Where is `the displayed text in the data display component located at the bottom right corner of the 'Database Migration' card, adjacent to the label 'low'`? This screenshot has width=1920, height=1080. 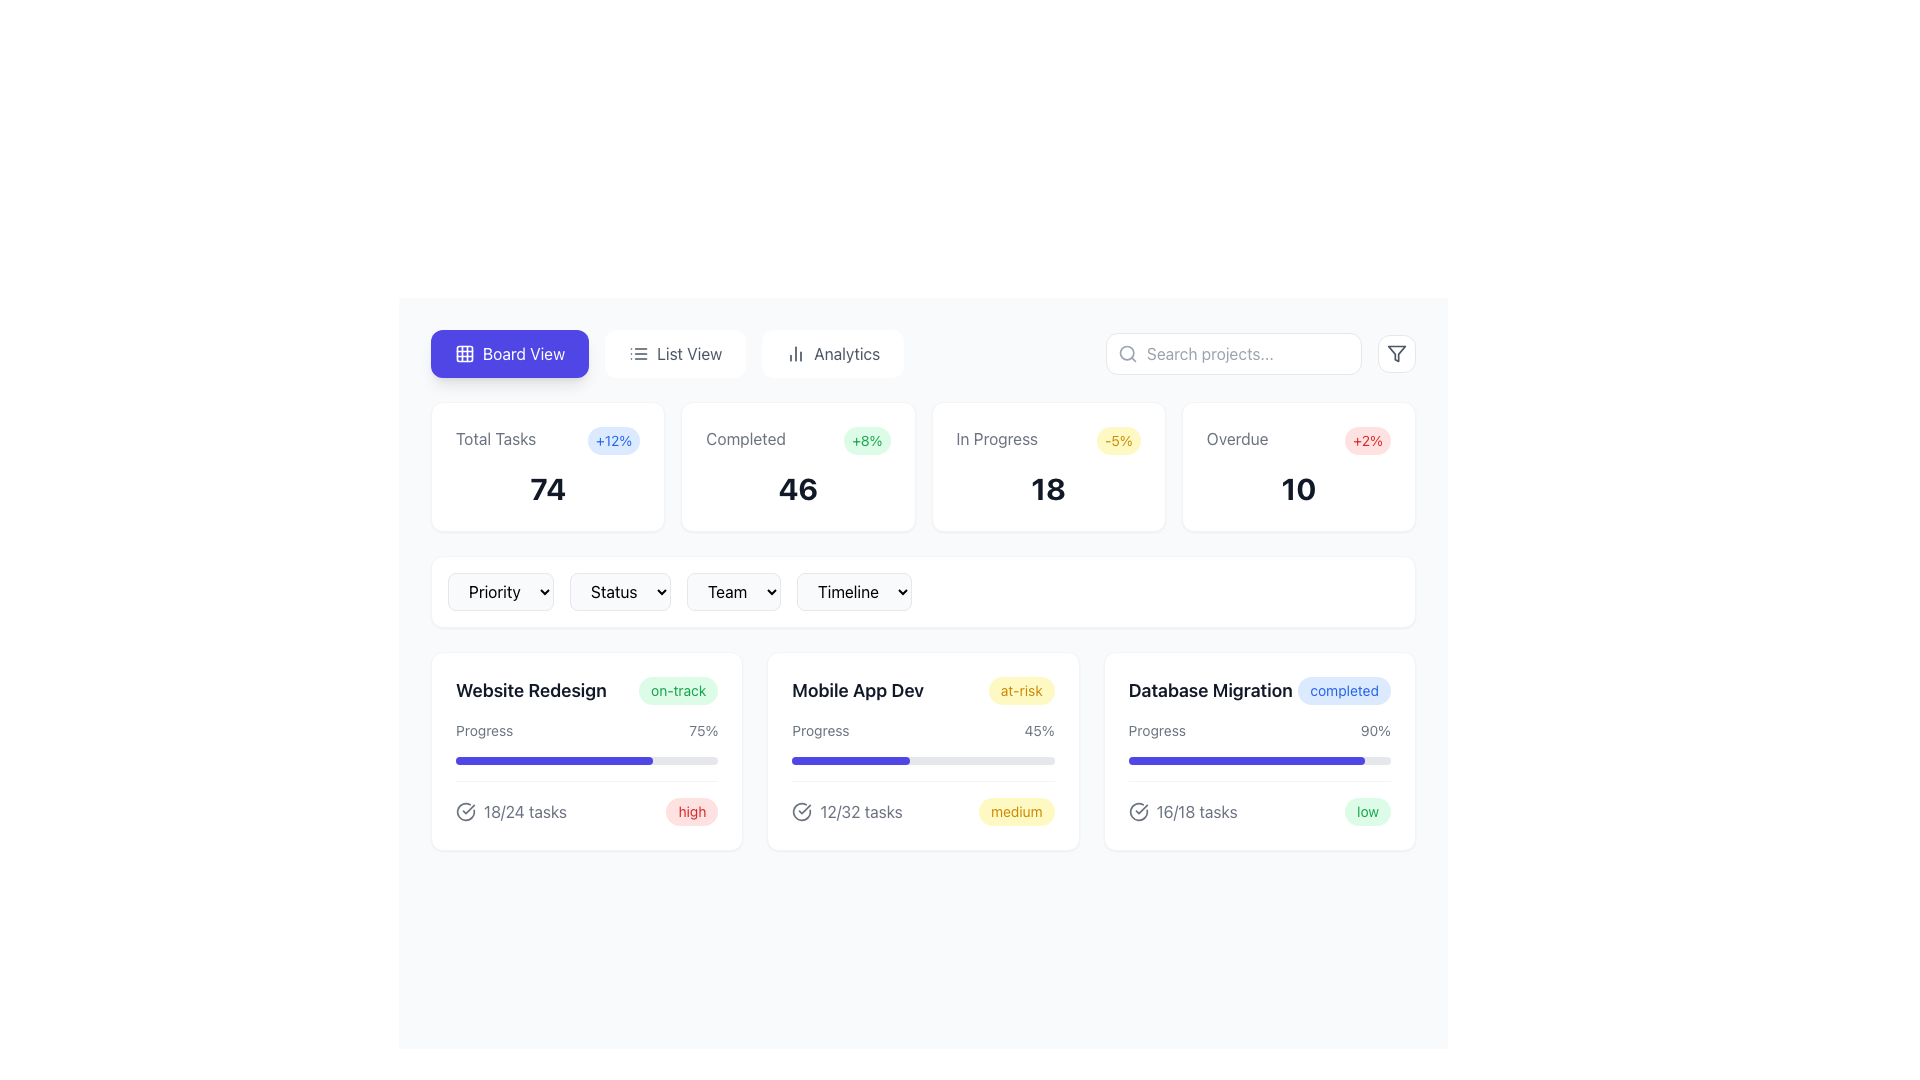
the displayed text in the data display component located at the bottom right corner of the 'Database Migration' card, adjacent to the label 'low' is located at coordinates (1183, 812).